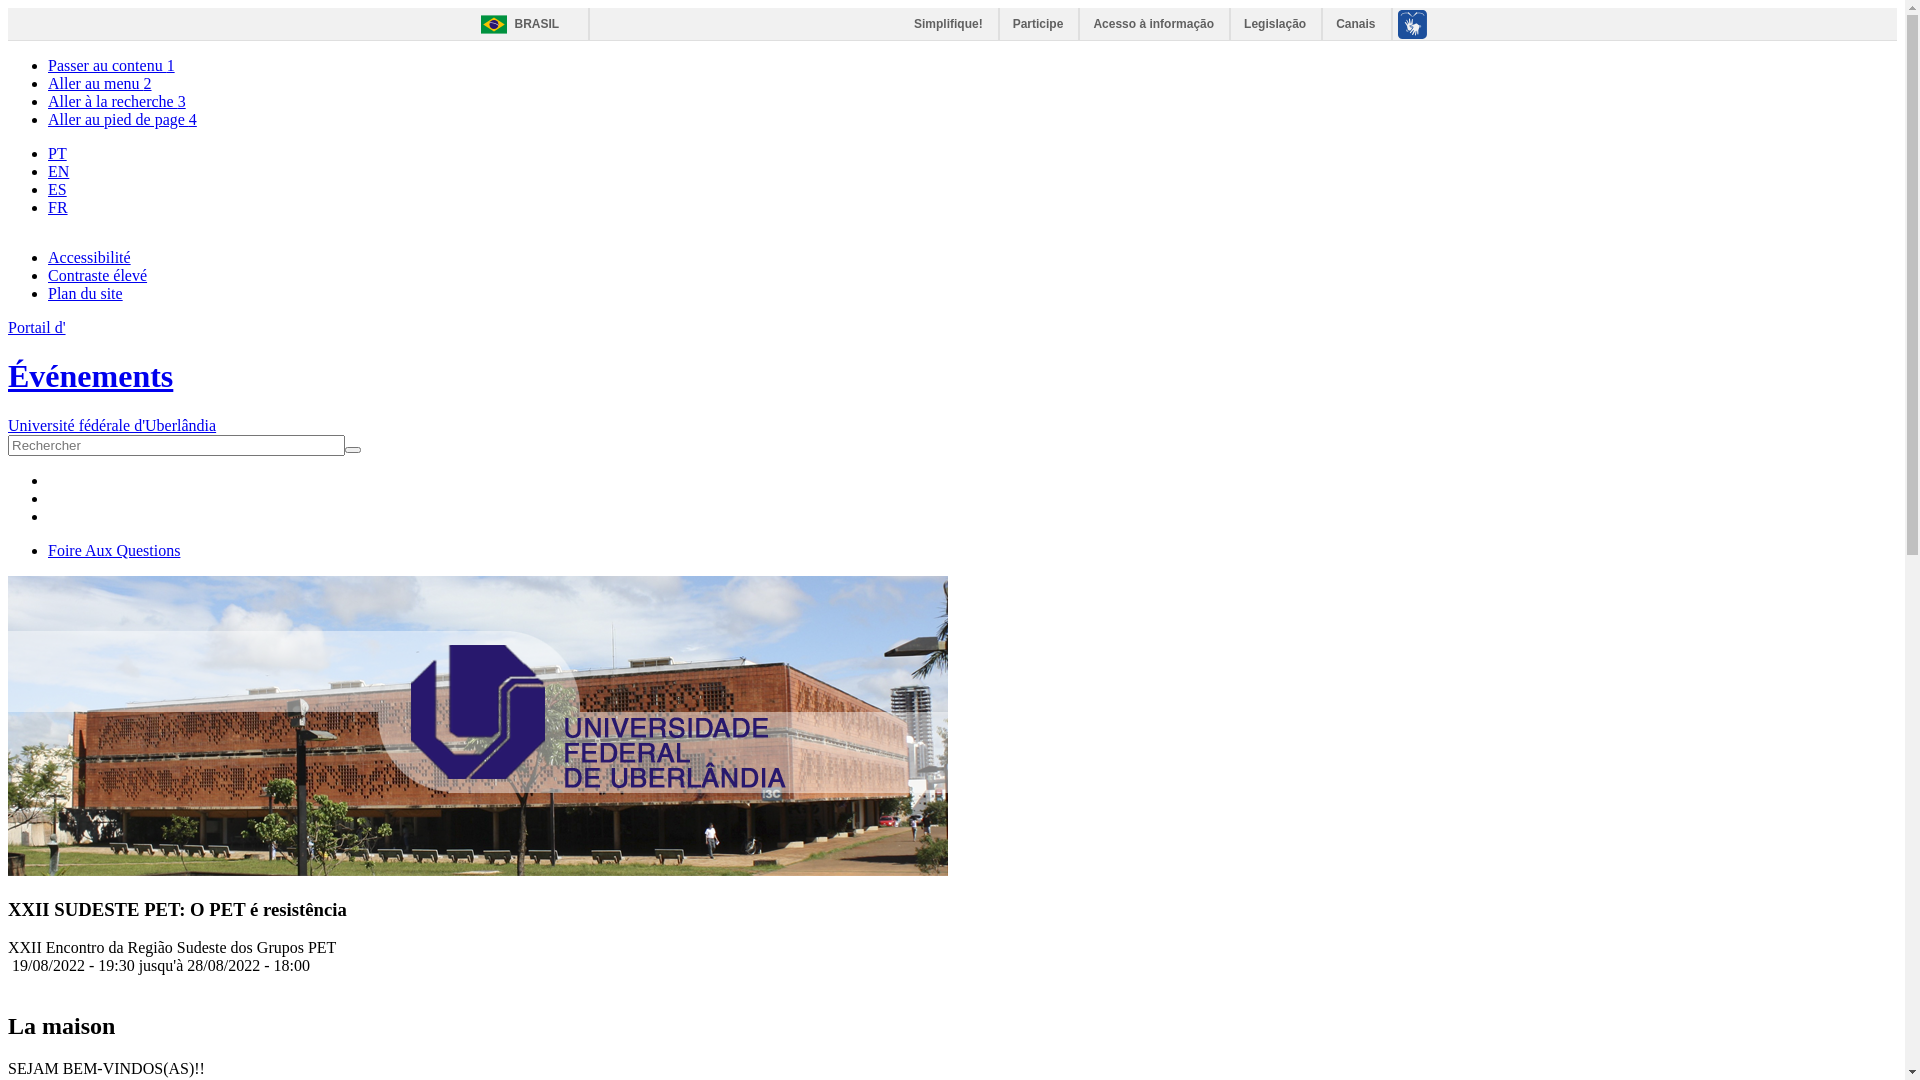 This screenshot has height=1080, width=1920. What do you see at coordinates (57, 207) in the screenshot?
I see `'FR'` at bounding box center [57, 207].